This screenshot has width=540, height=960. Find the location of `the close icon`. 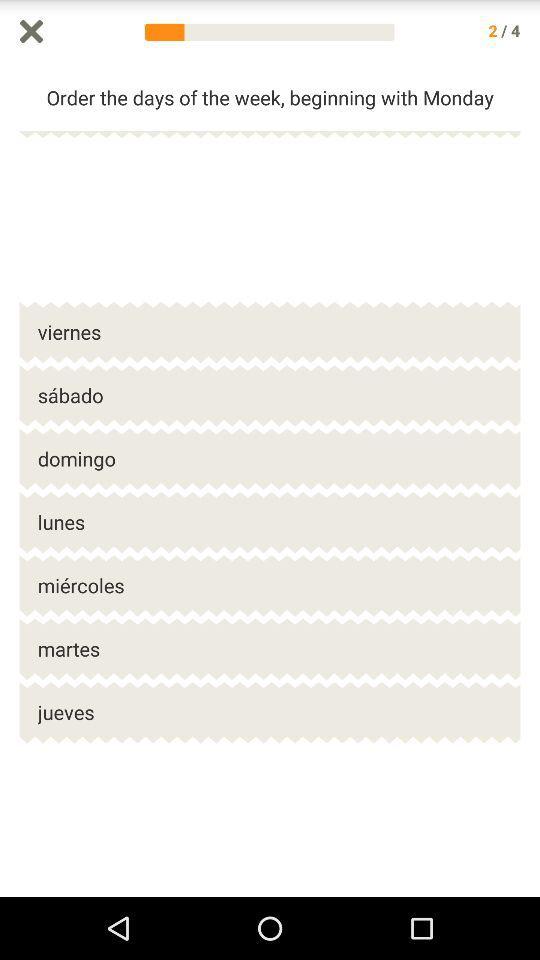

the close icon is located at coordinates (30, 32).